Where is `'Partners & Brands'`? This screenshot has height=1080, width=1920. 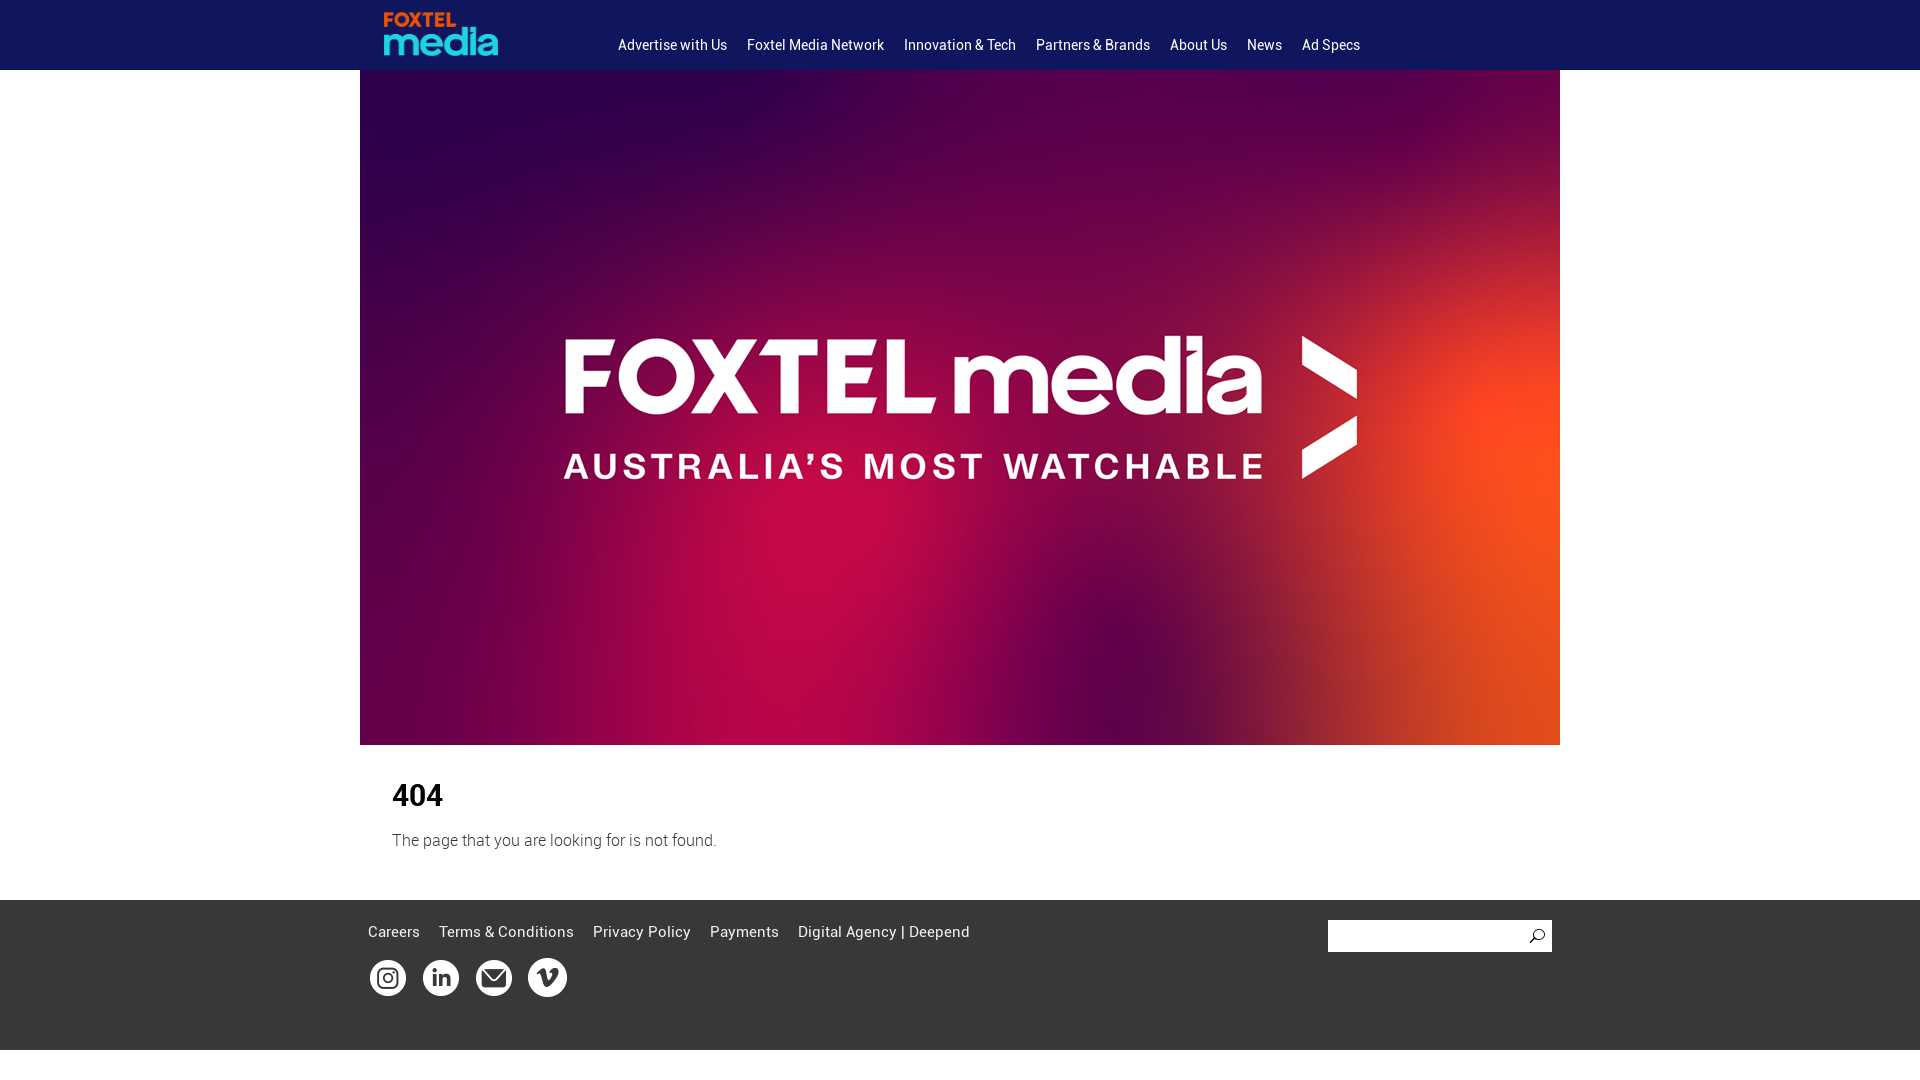 'Partners & Brands' is located at coordinates (1092, 45).